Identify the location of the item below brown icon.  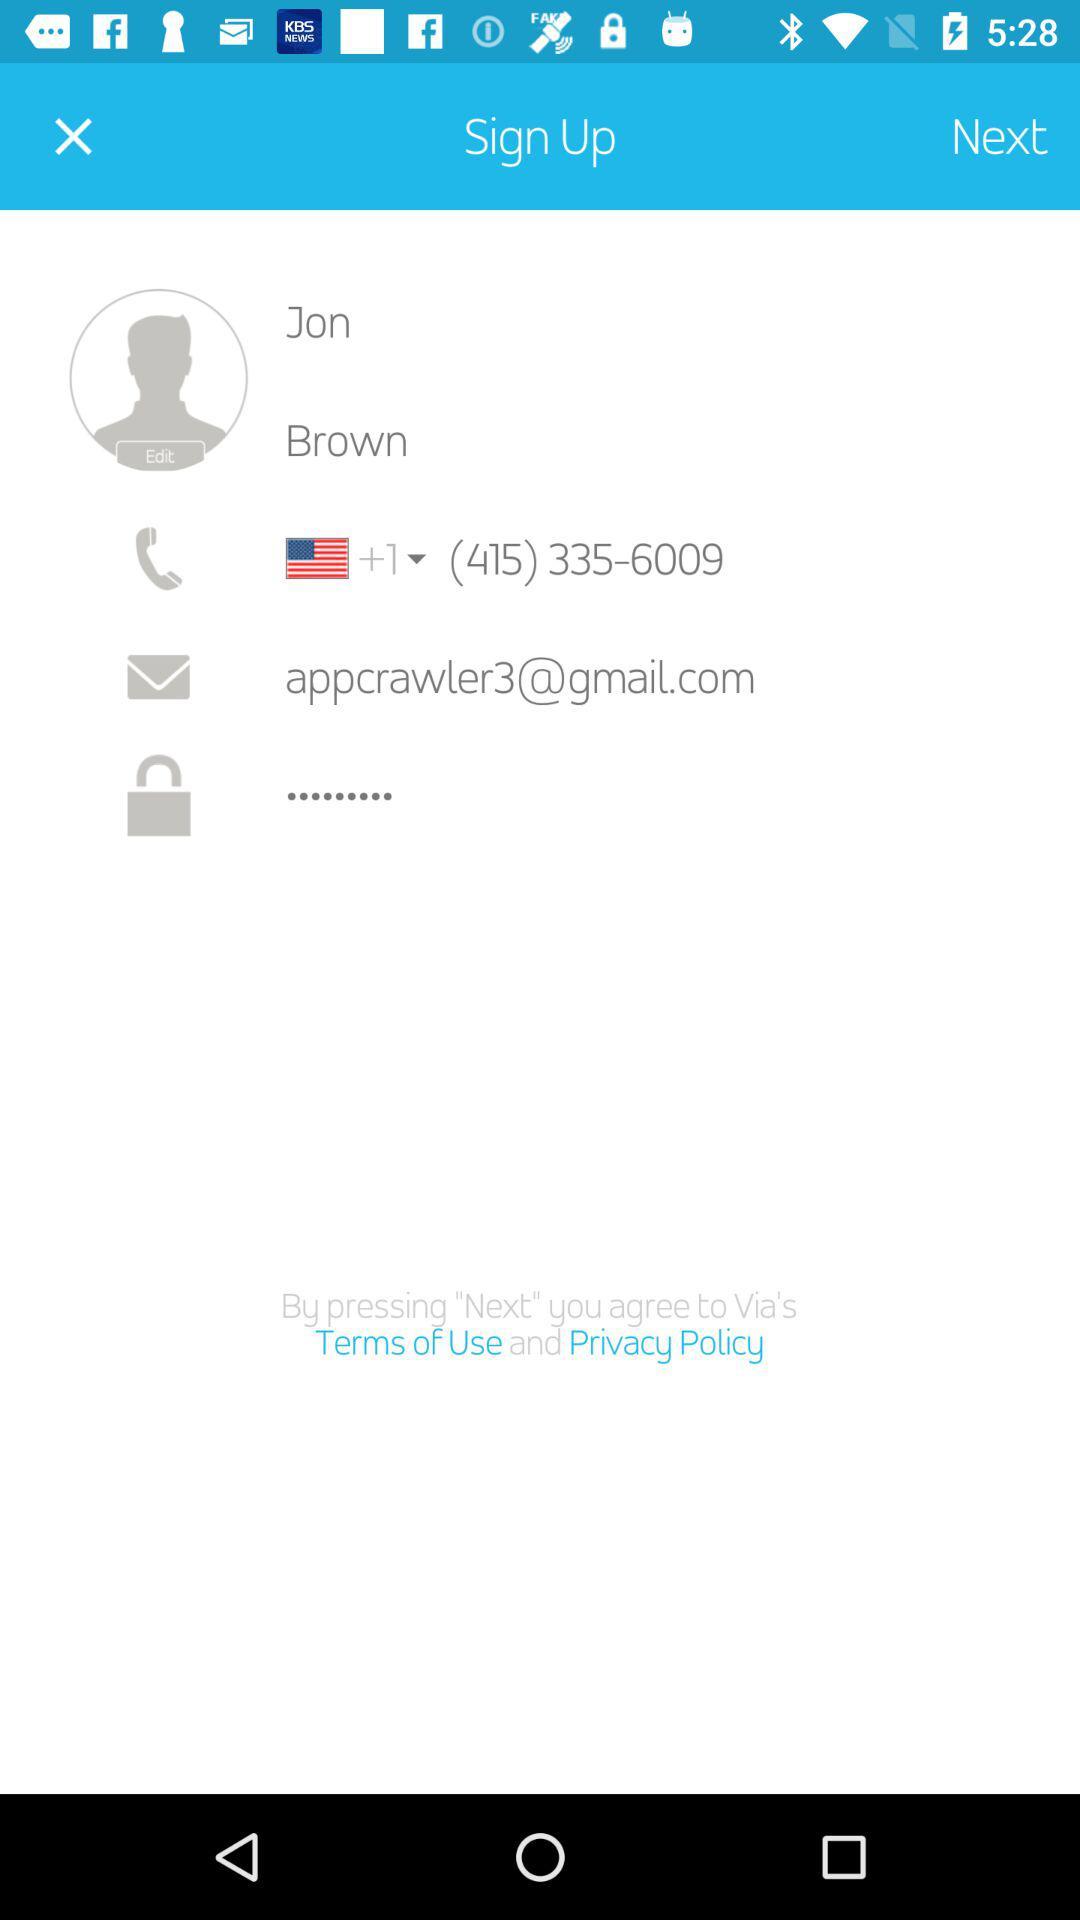
(341, 558).